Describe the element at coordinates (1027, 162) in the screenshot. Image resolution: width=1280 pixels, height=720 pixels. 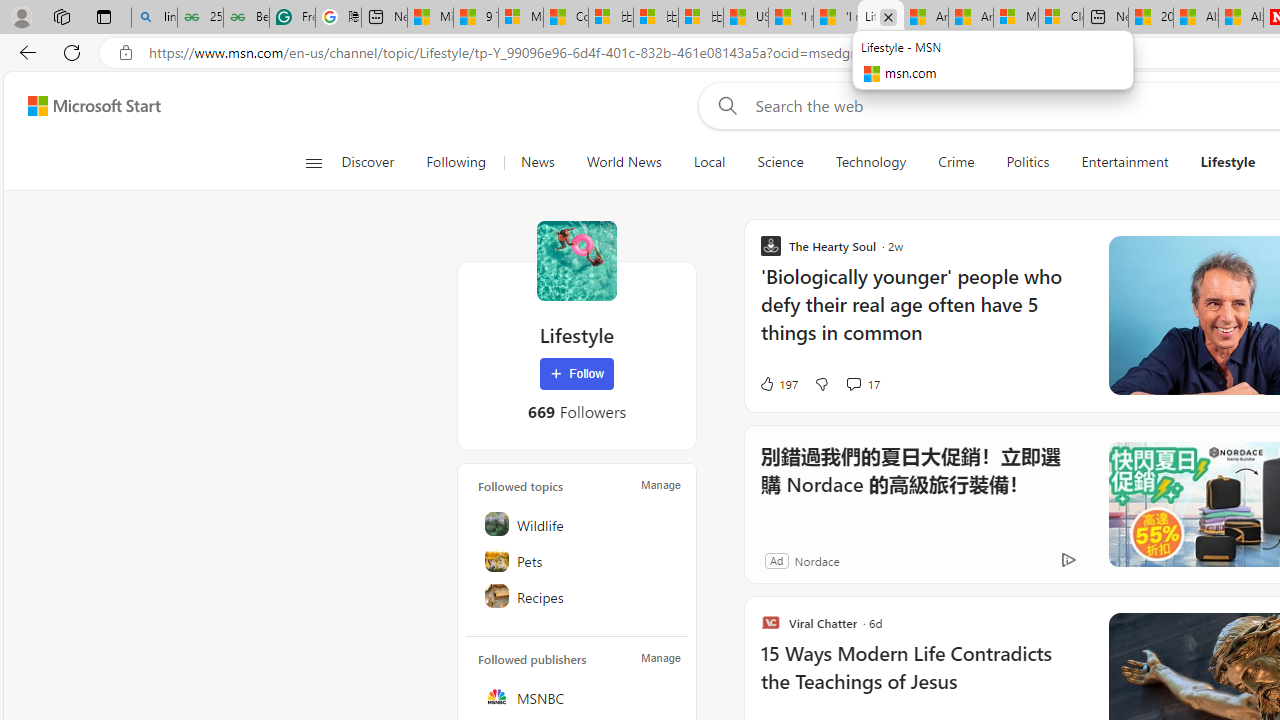
I see `'Politics'` at that location.